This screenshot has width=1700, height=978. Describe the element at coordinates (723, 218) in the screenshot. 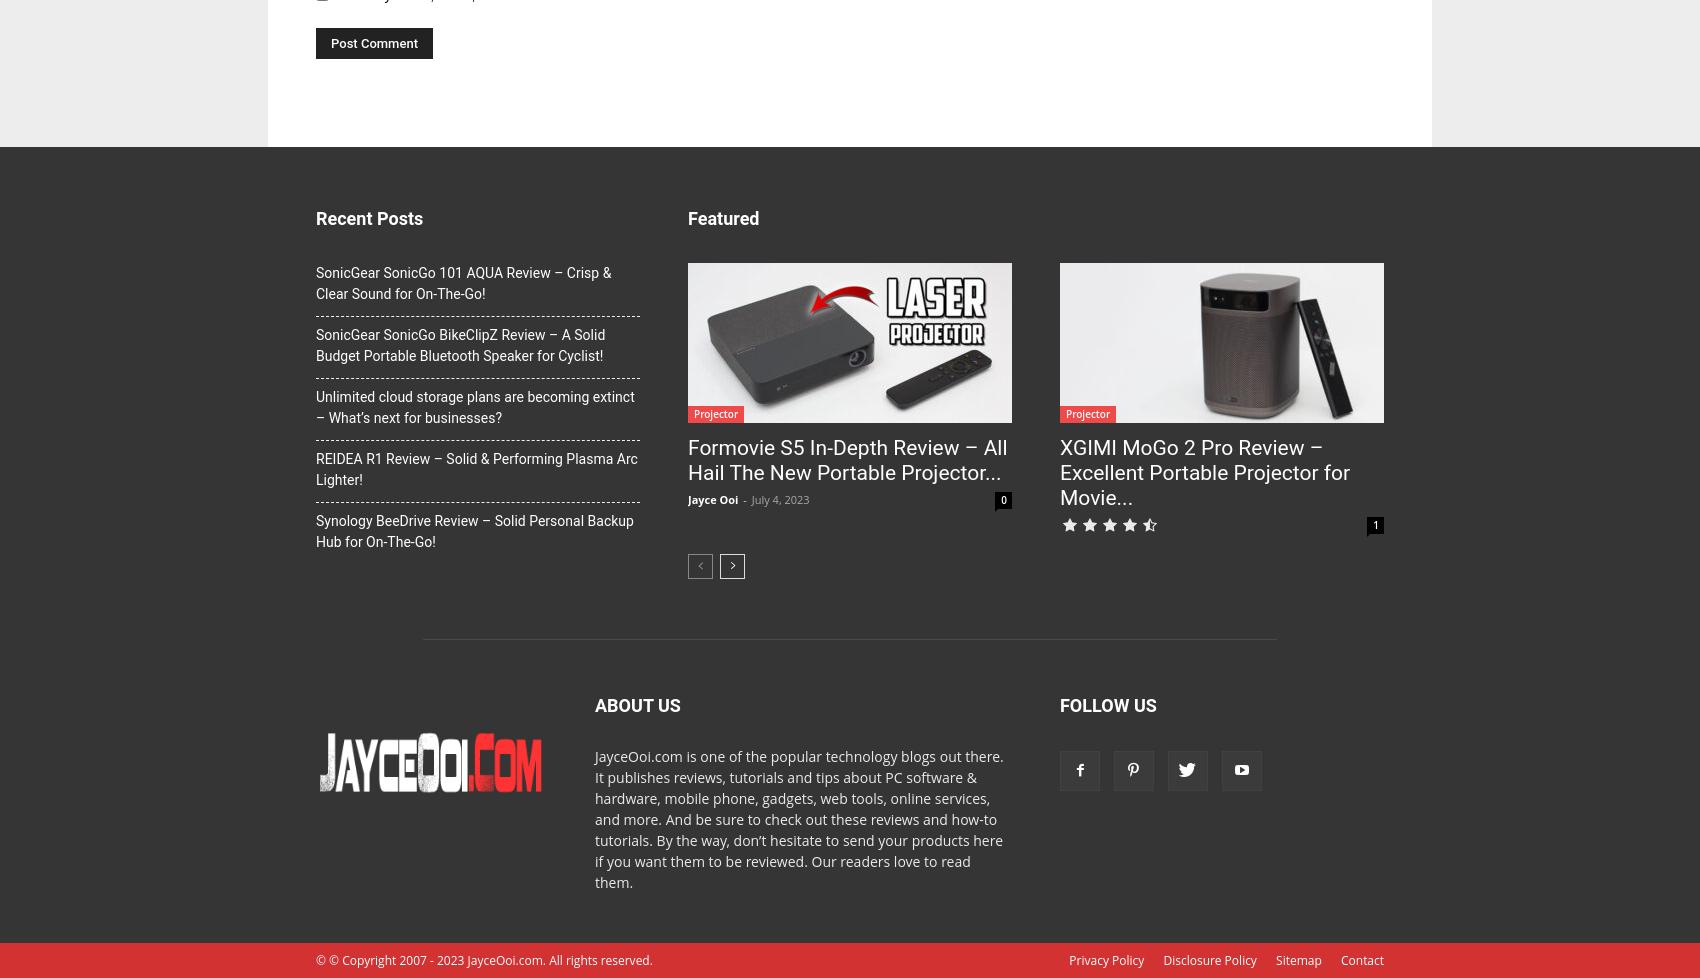

I see `'Featured'` at that location.